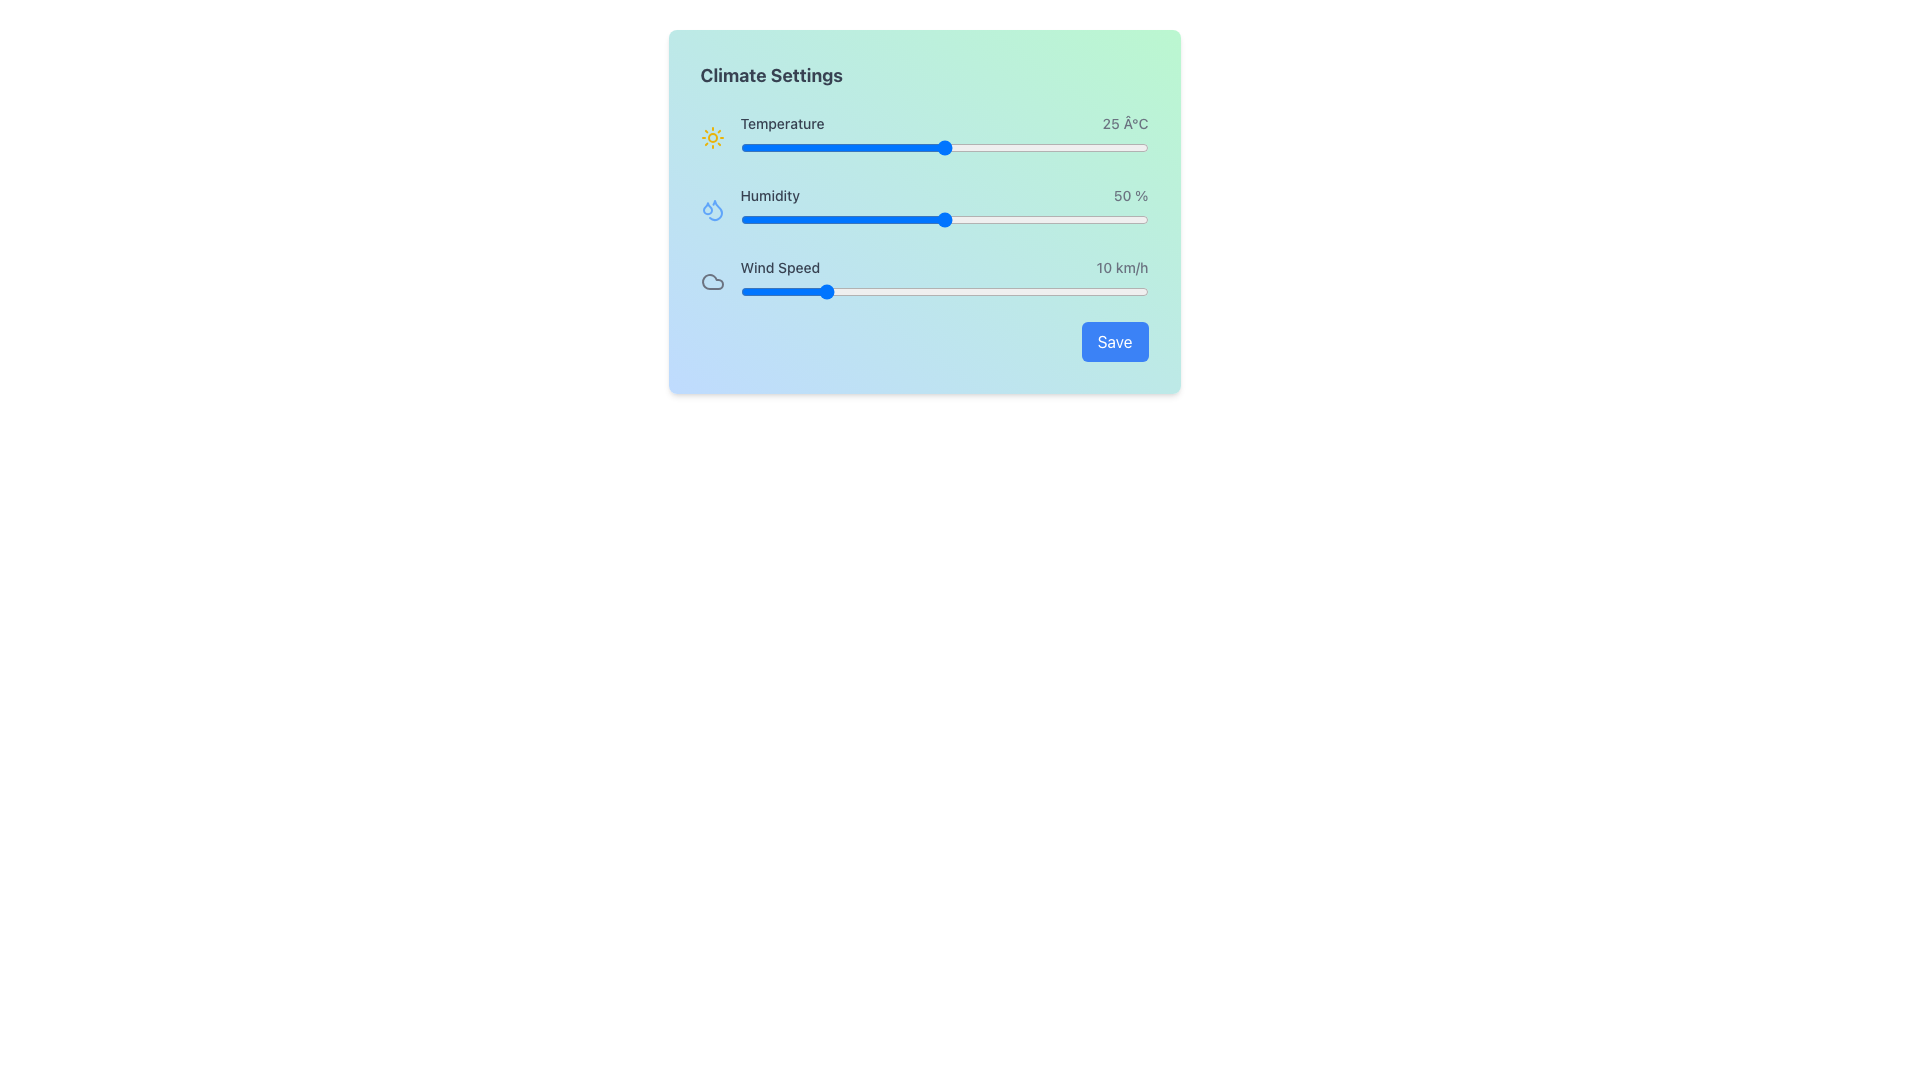 The image size is (1920, 1080). Describe the element at coordinates (985, 292) in the screenshot. I see `wind speed` at that location.